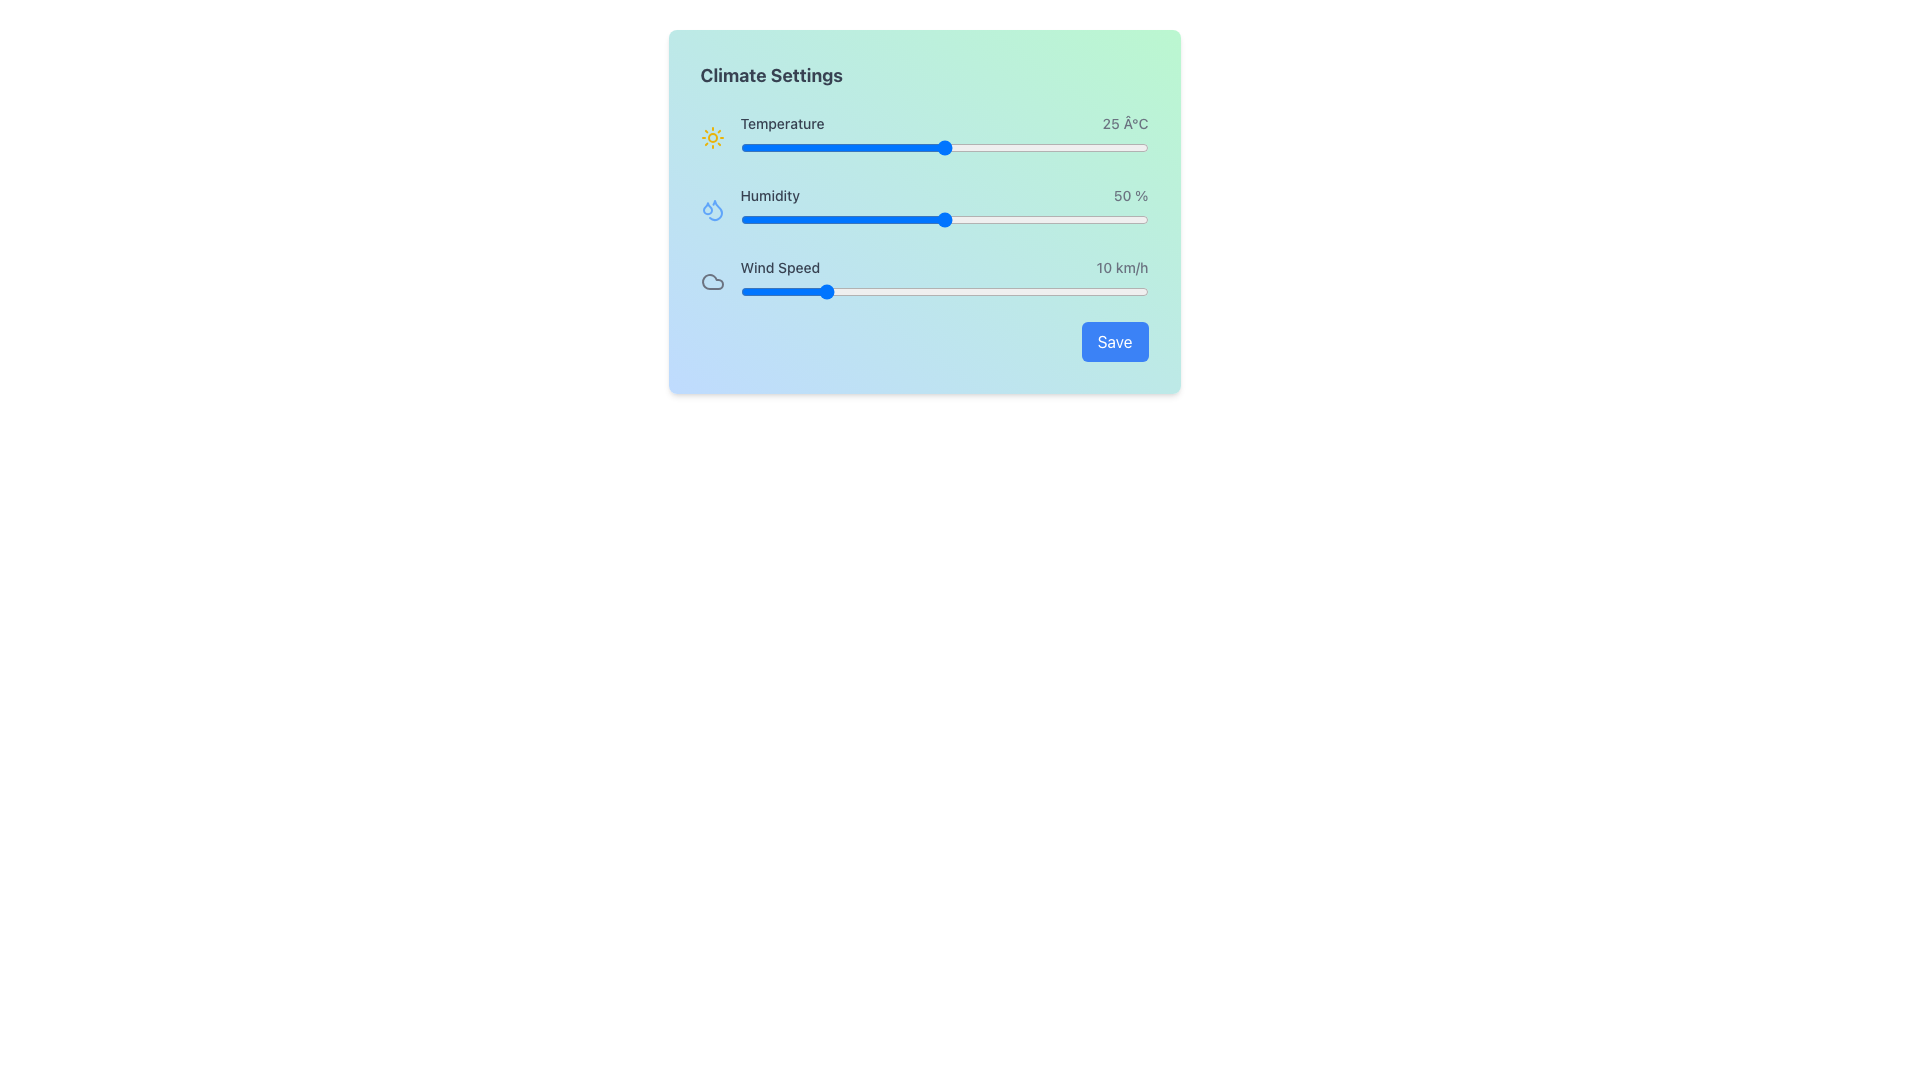 The image size is (1920, 1080). Describe the element at coordinates (985, 292) in the screenshot. I see `wind speed` at that location.